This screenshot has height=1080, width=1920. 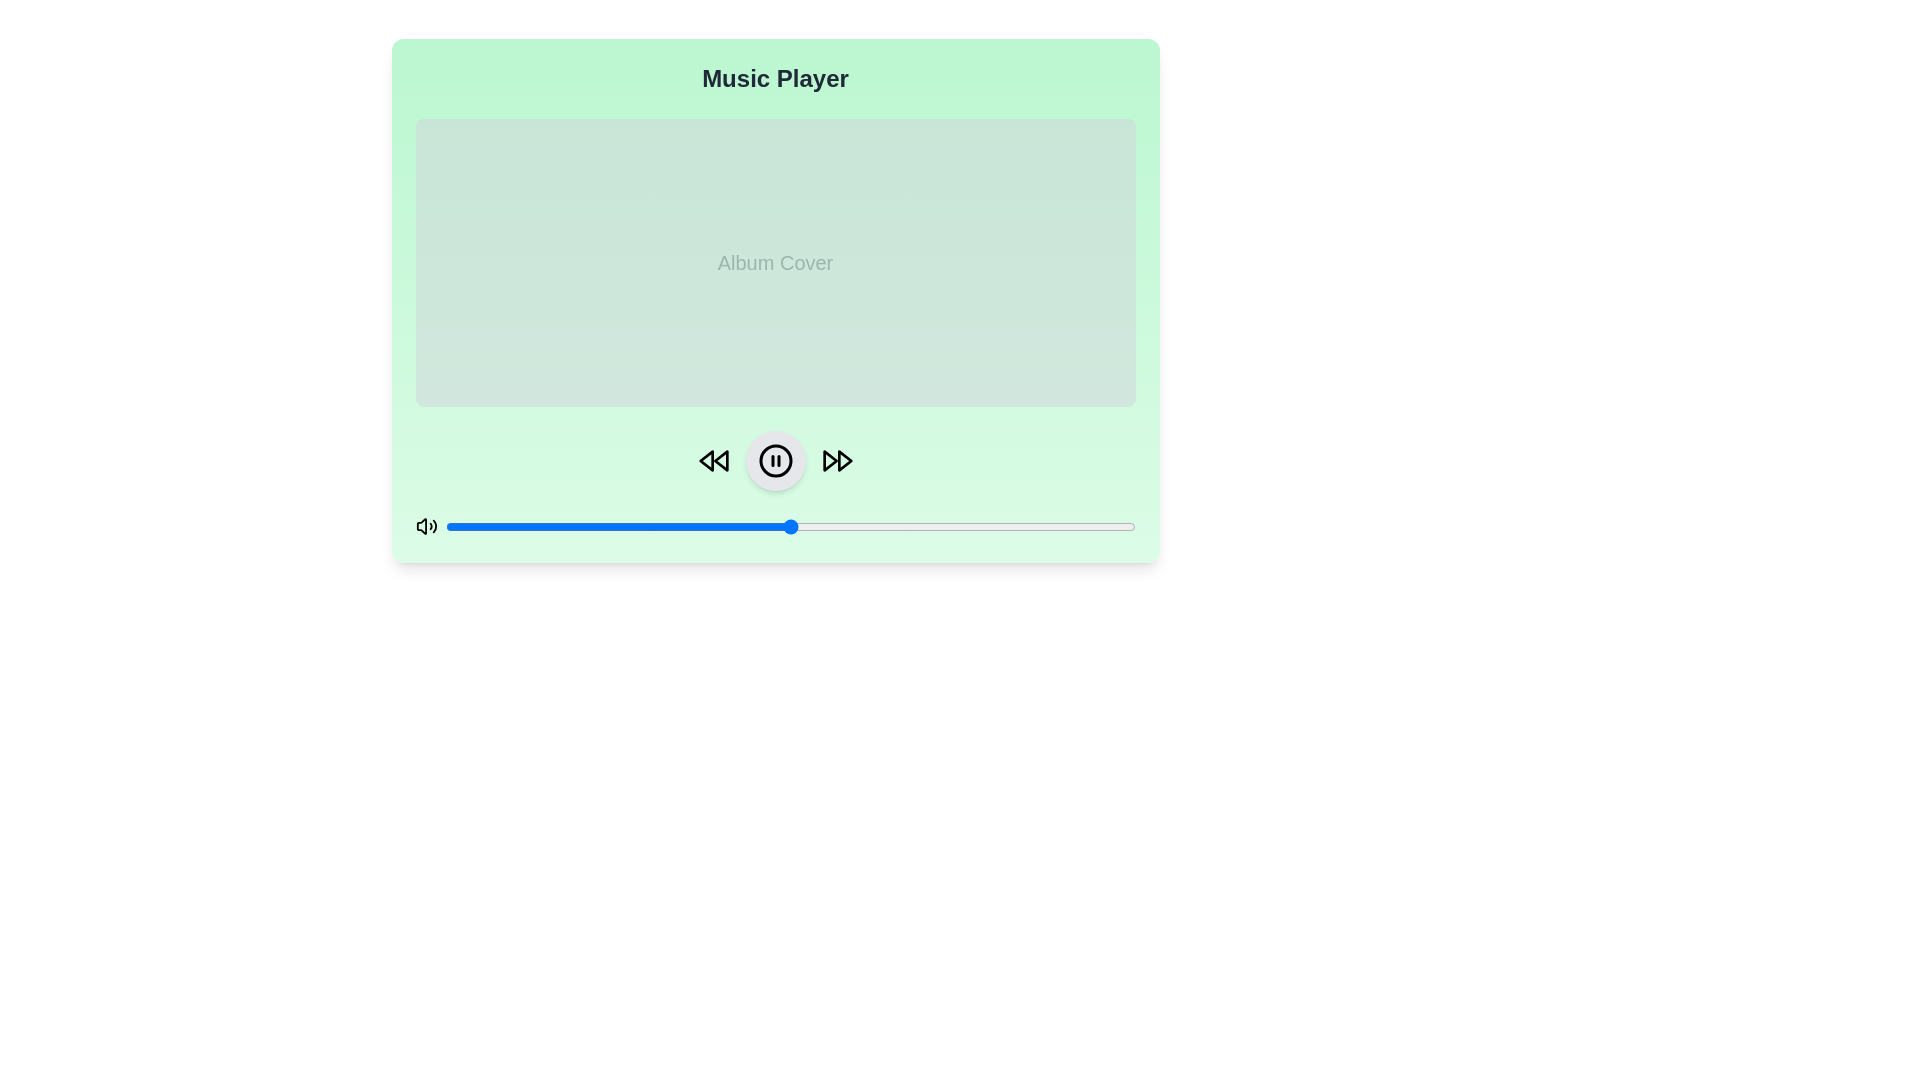 I want to click on the slider position, so click(x=768, y=526).